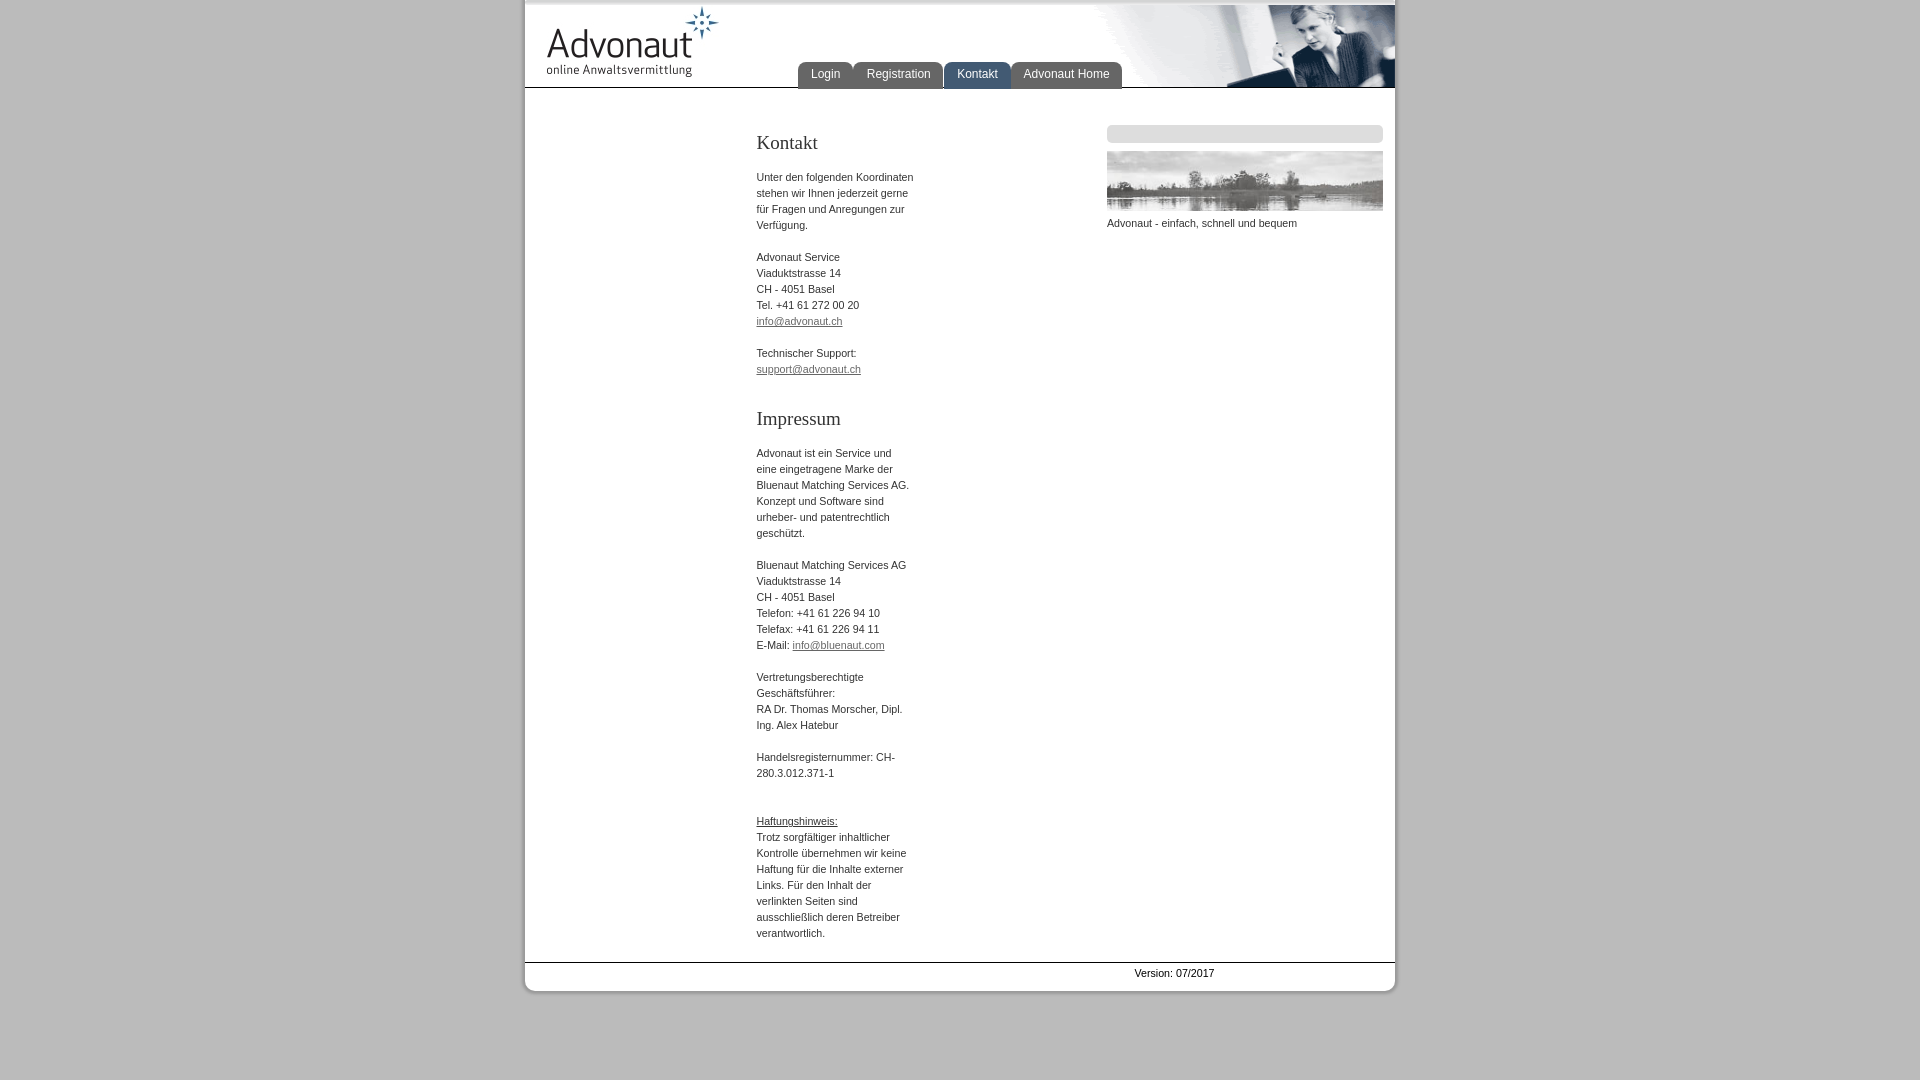  Describe the element at coordinates (896, 74) in the screenshot. I see `'    Registration  '` at that location.